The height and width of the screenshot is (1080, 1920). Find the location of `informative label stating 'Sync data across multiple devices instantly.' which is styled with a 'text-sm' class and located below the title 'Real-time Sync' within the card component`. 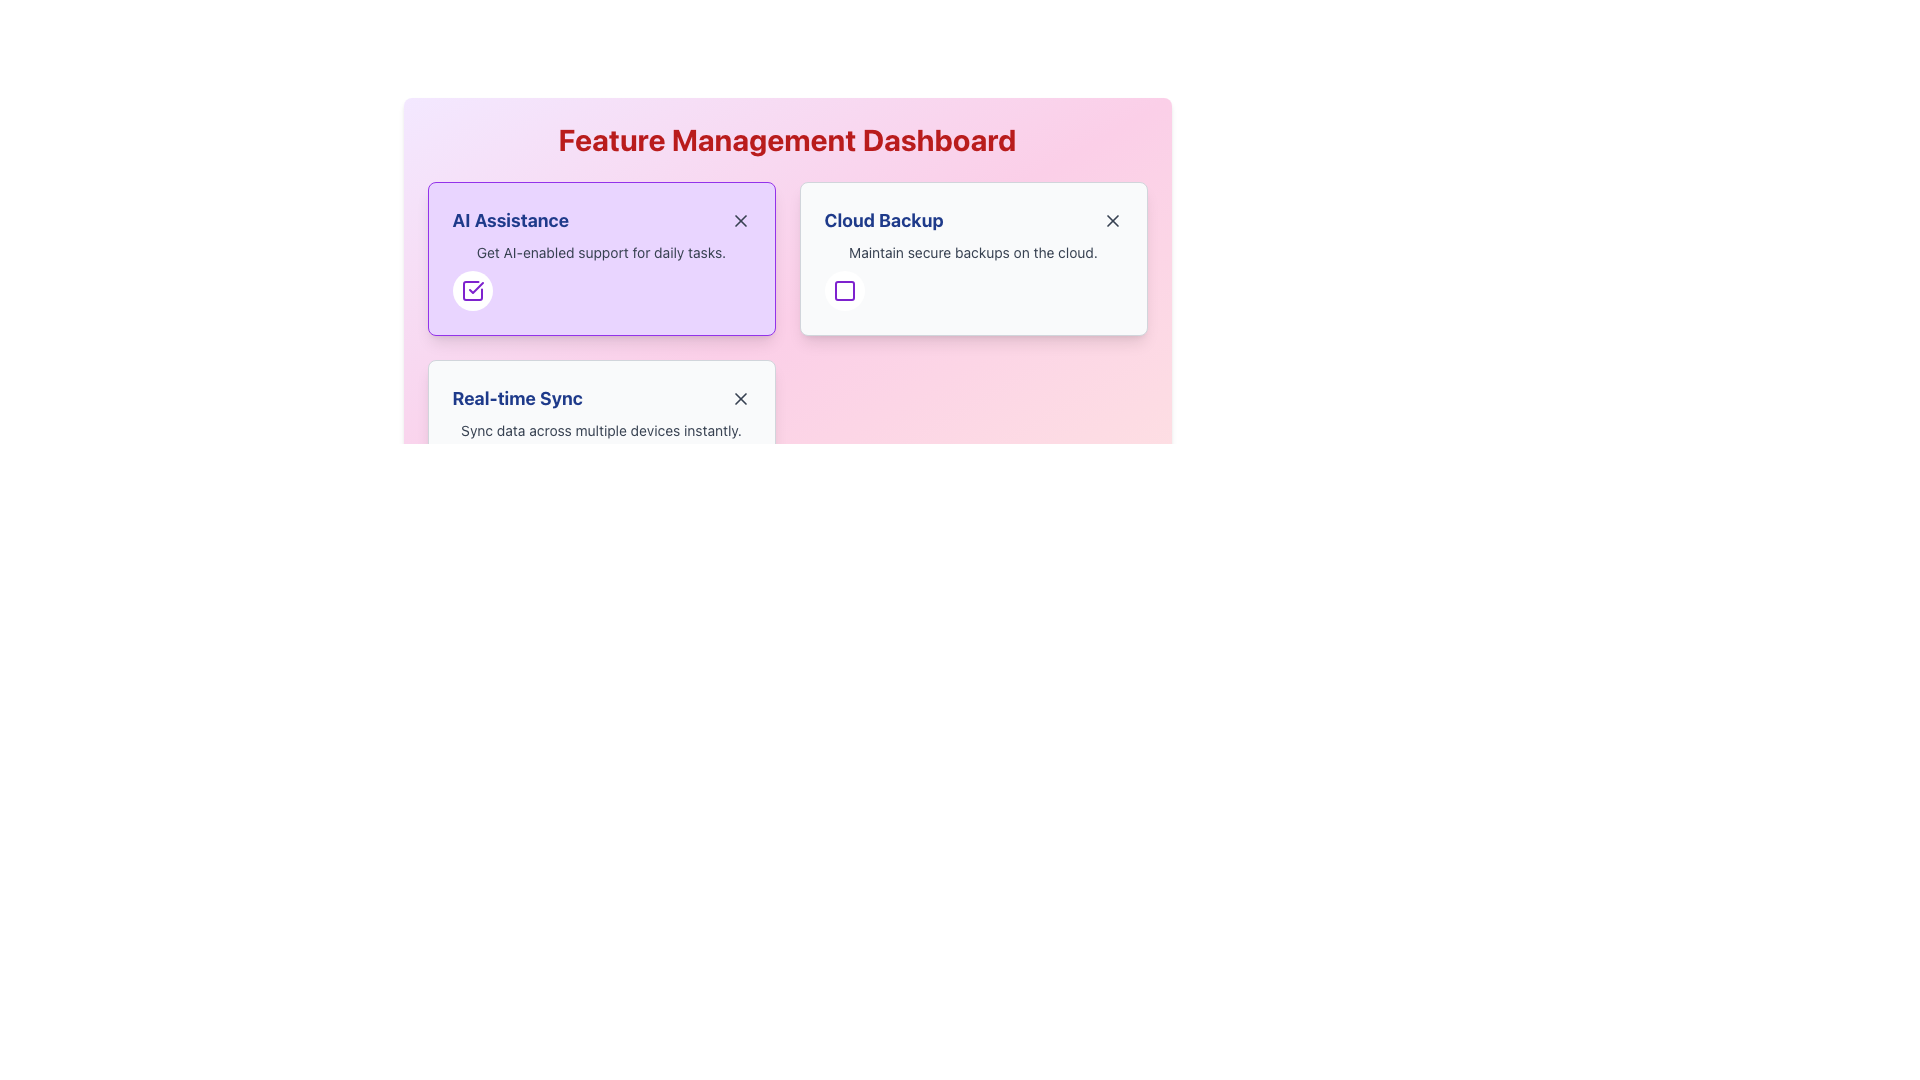

informative label stating 'Sync data across multiple devices instantly.' which is styled with a 'text-sm' class and located below the title 'Real-time Sync' within the card component is located at coordinates (600, 430).